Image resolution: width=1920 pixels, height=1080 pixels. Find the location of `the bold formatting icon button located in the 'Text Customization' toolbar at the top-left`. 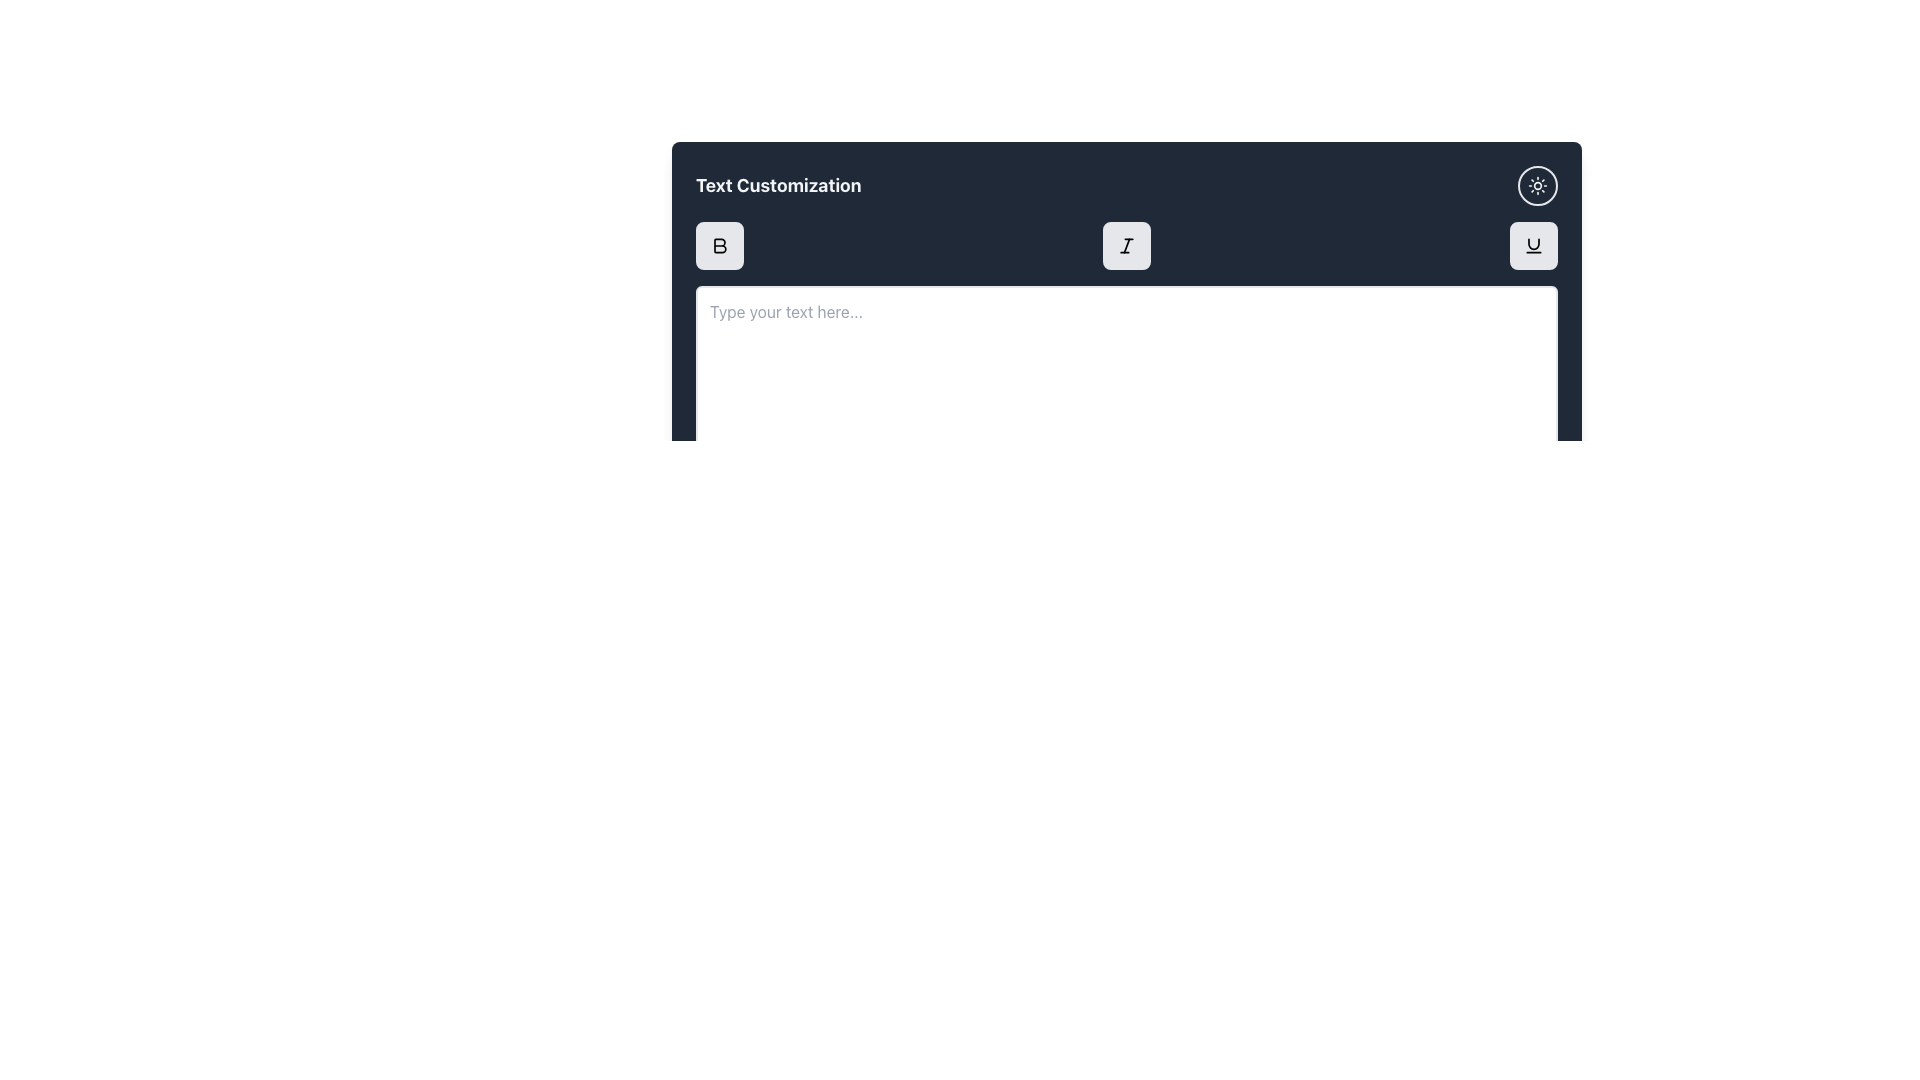

the bold formatting icon button located in the 'Text Customization' toolbar at the top-left is located at coordinates (720, 245).